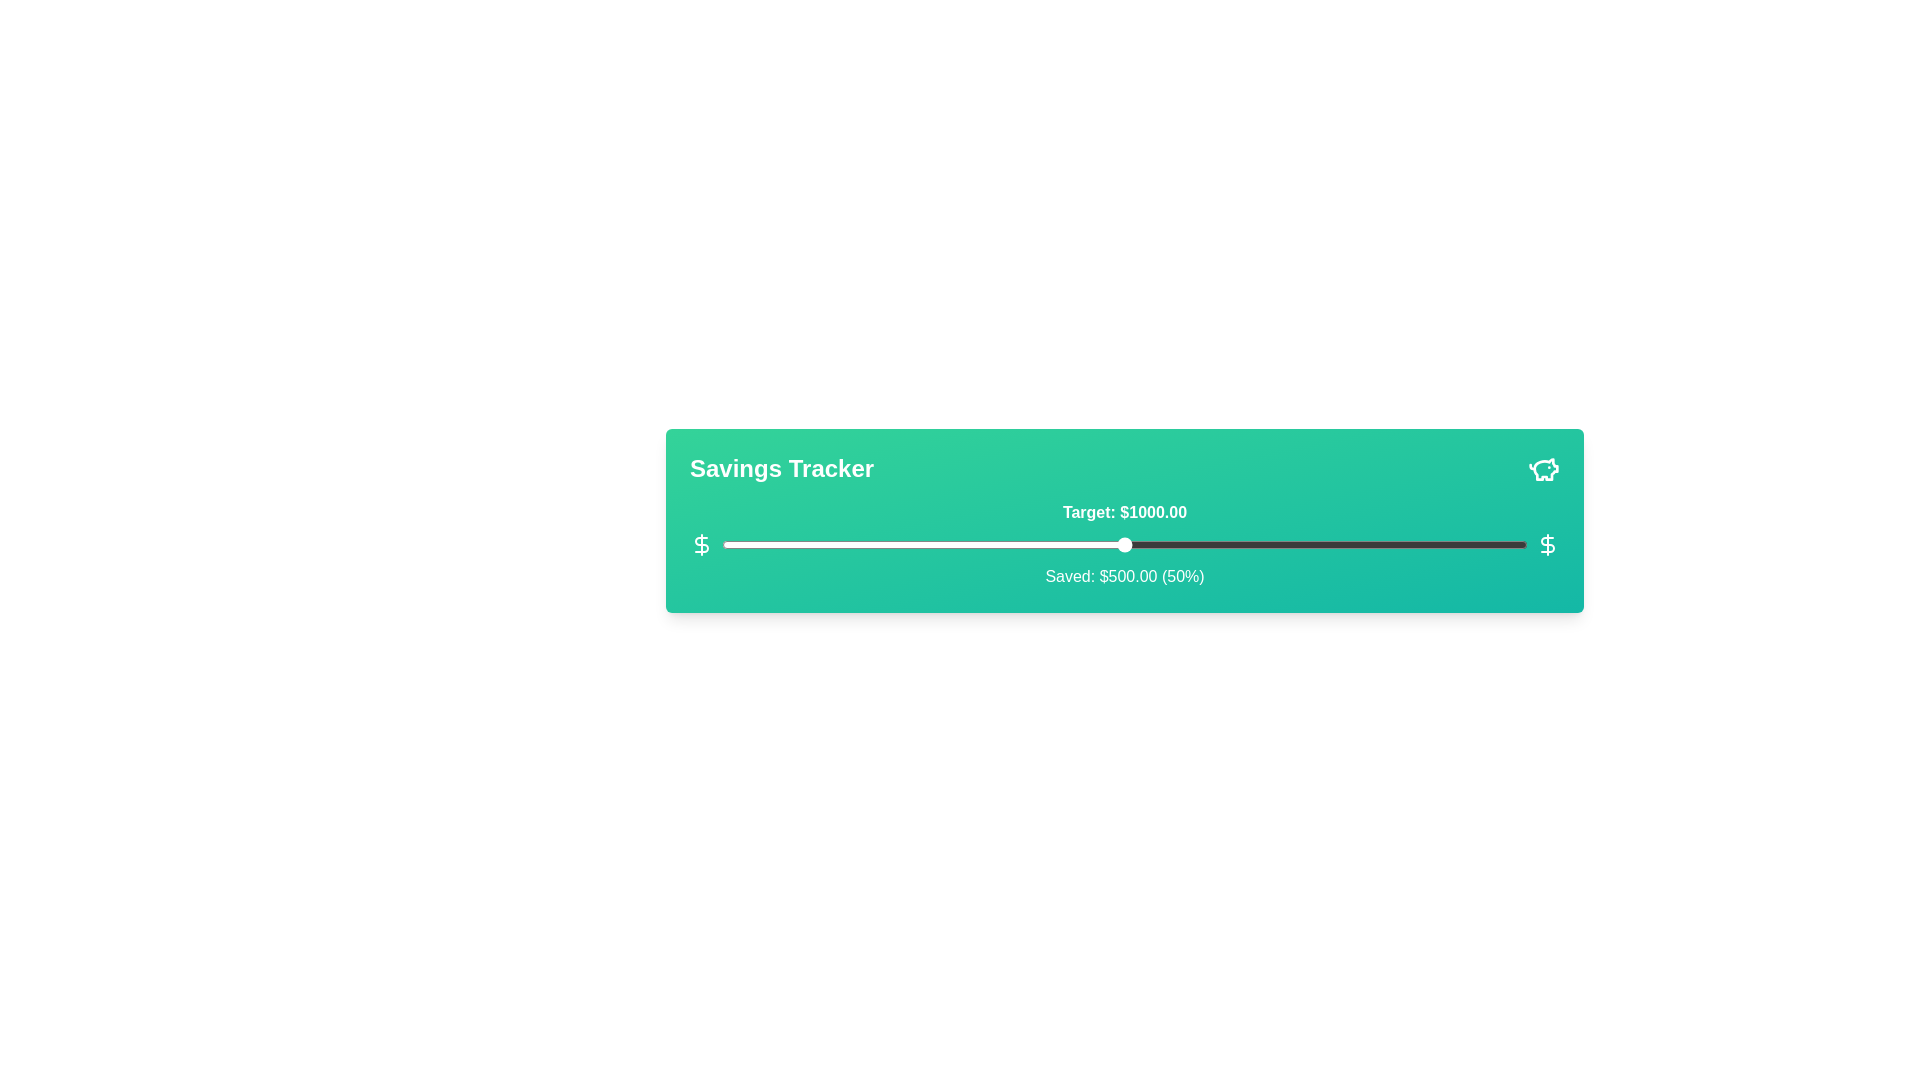  Describe the element at coordinates (1244, 544) in the screenshot. I see `the savings tracker` at that location.